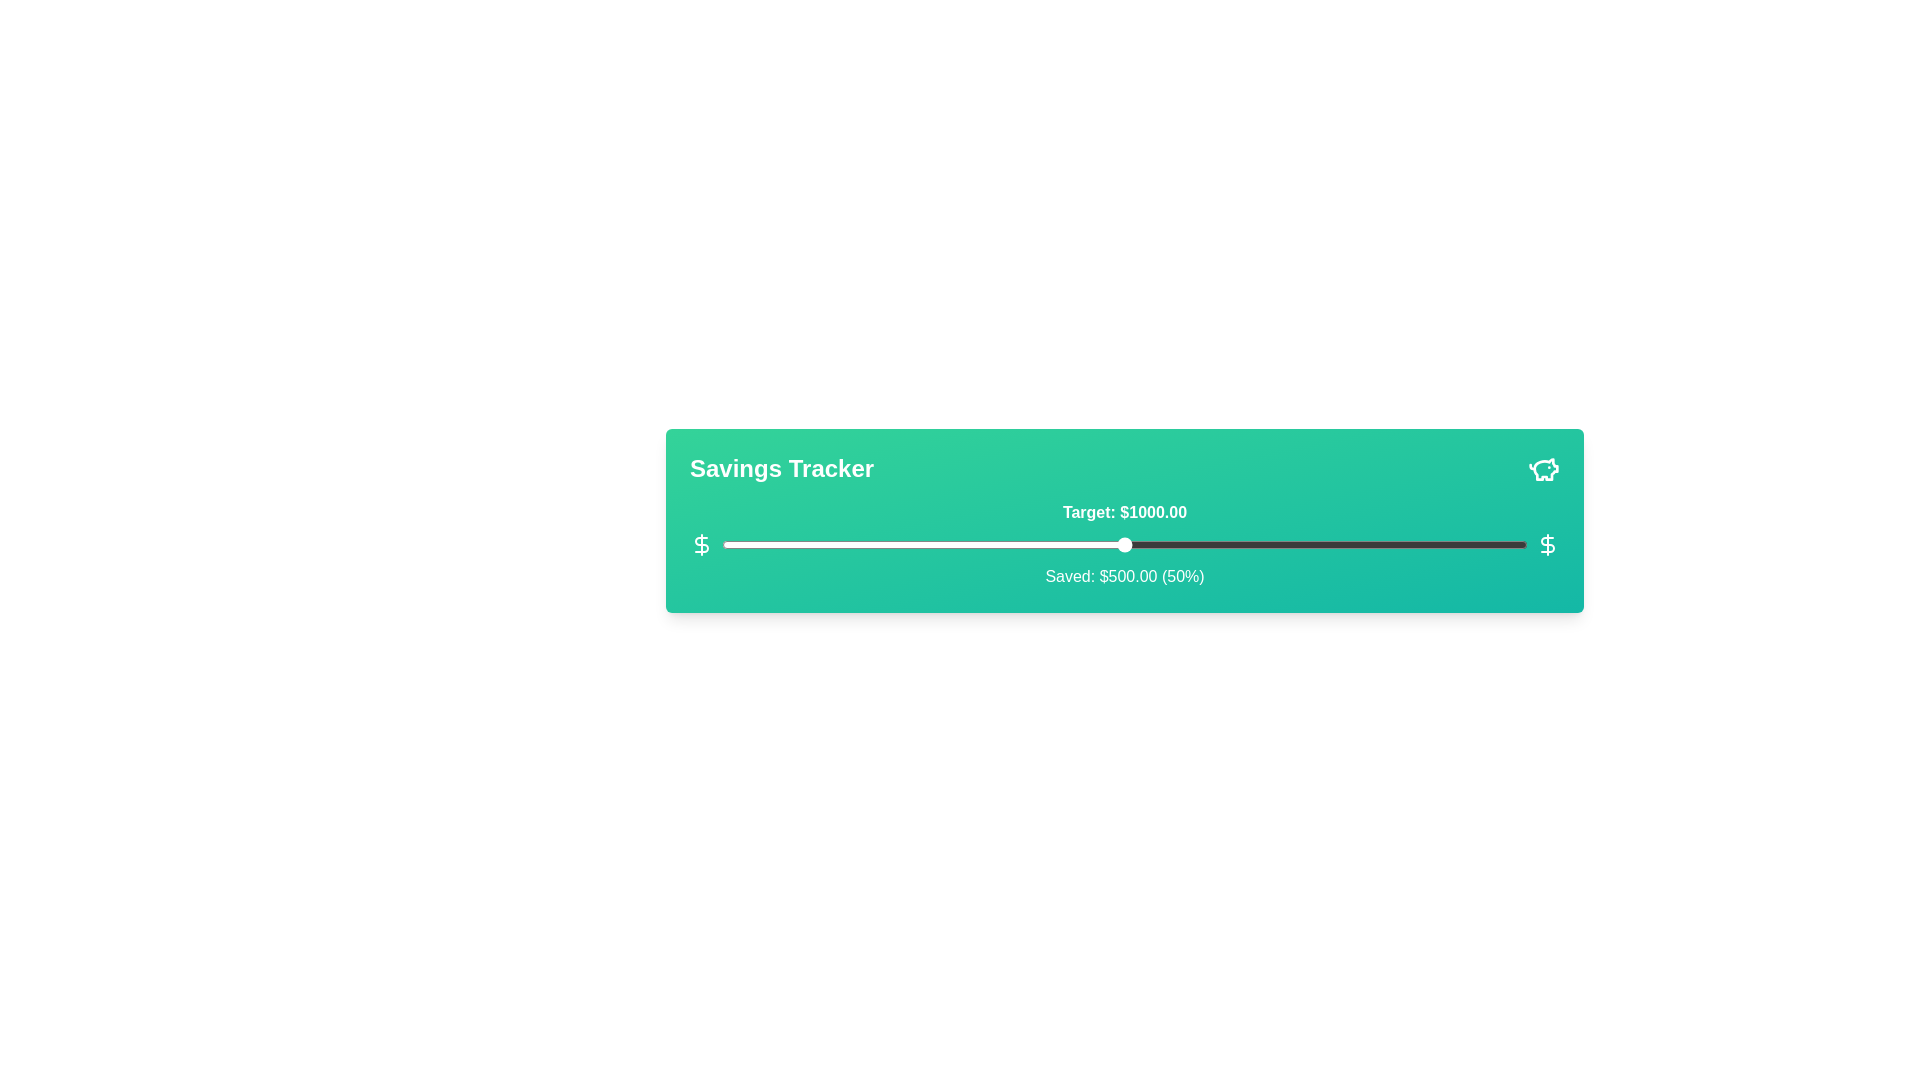  Describe the element at coordinates (1244, 544) in the screenshot. I see `the savings tracker` at that location.